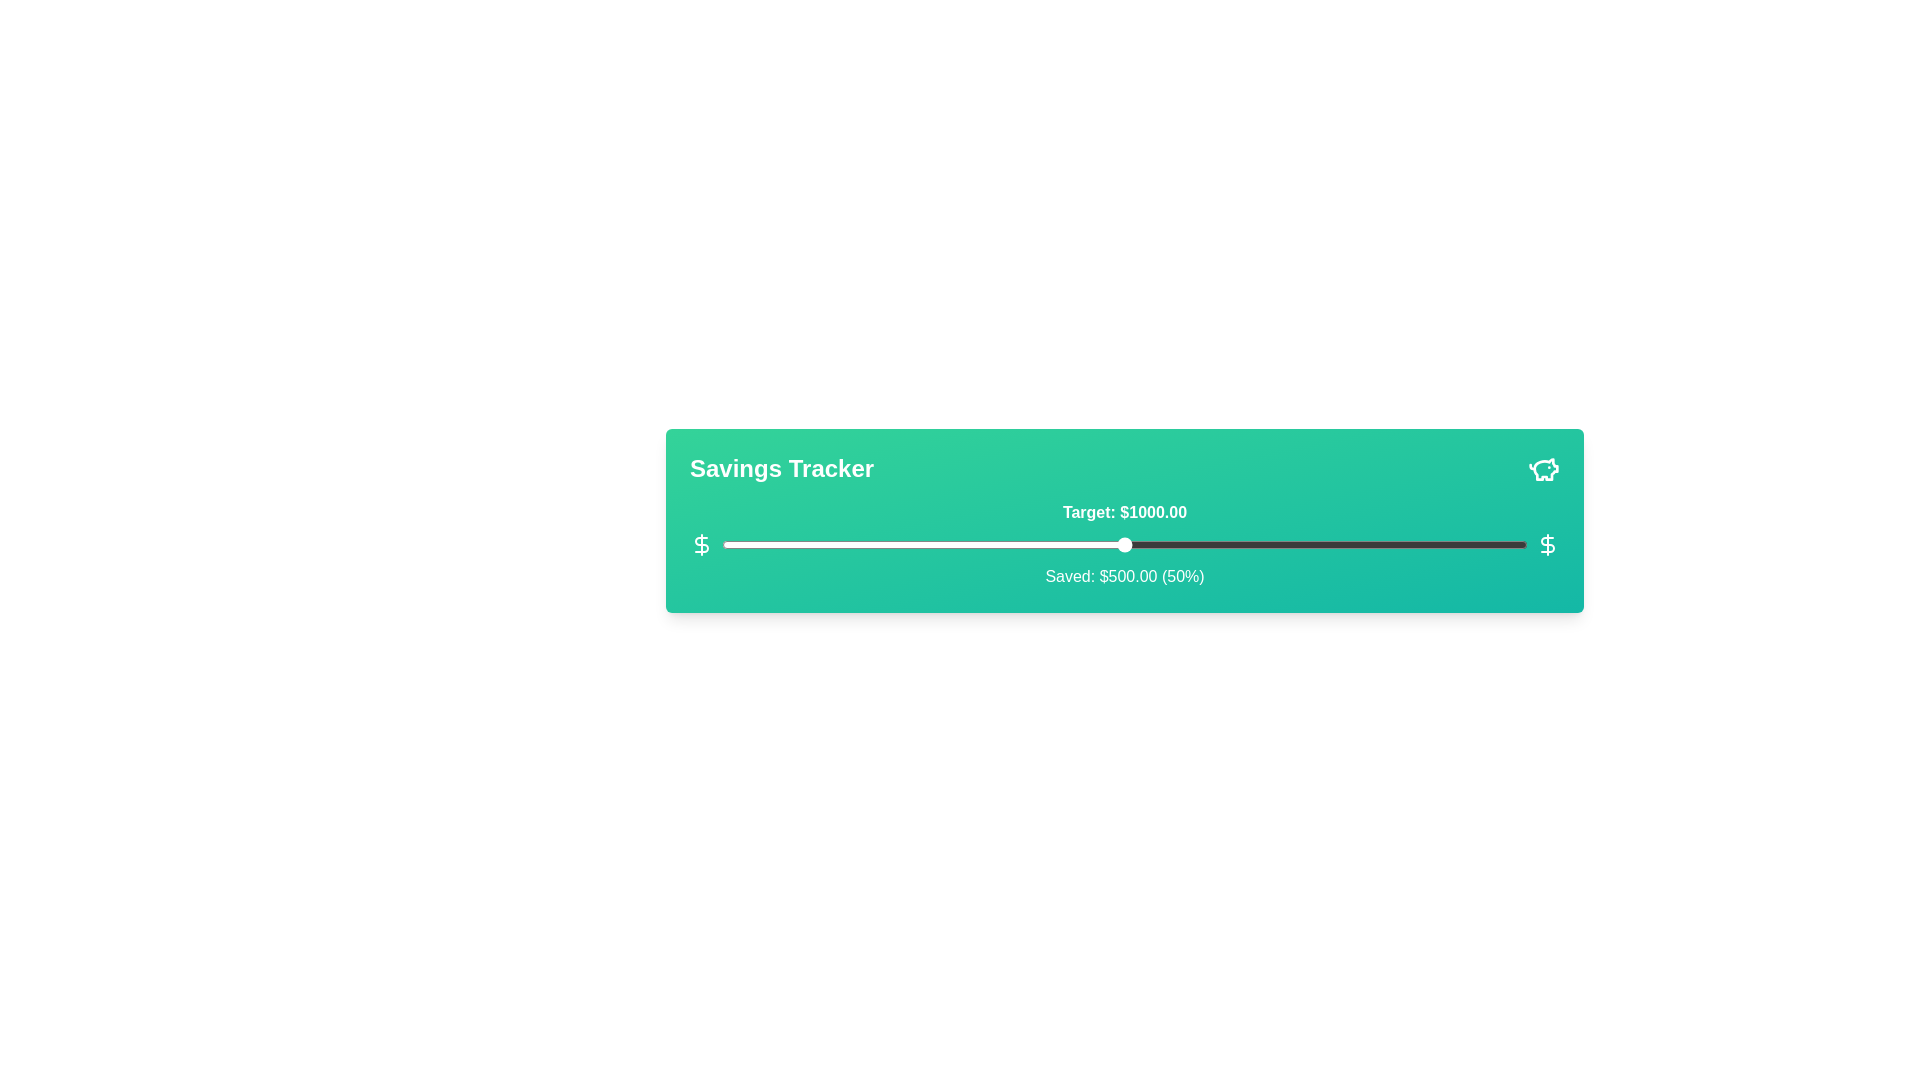  Describe the element at coordinates (1244, 544) in the screenshot. I see `the savings tracker` at that location.